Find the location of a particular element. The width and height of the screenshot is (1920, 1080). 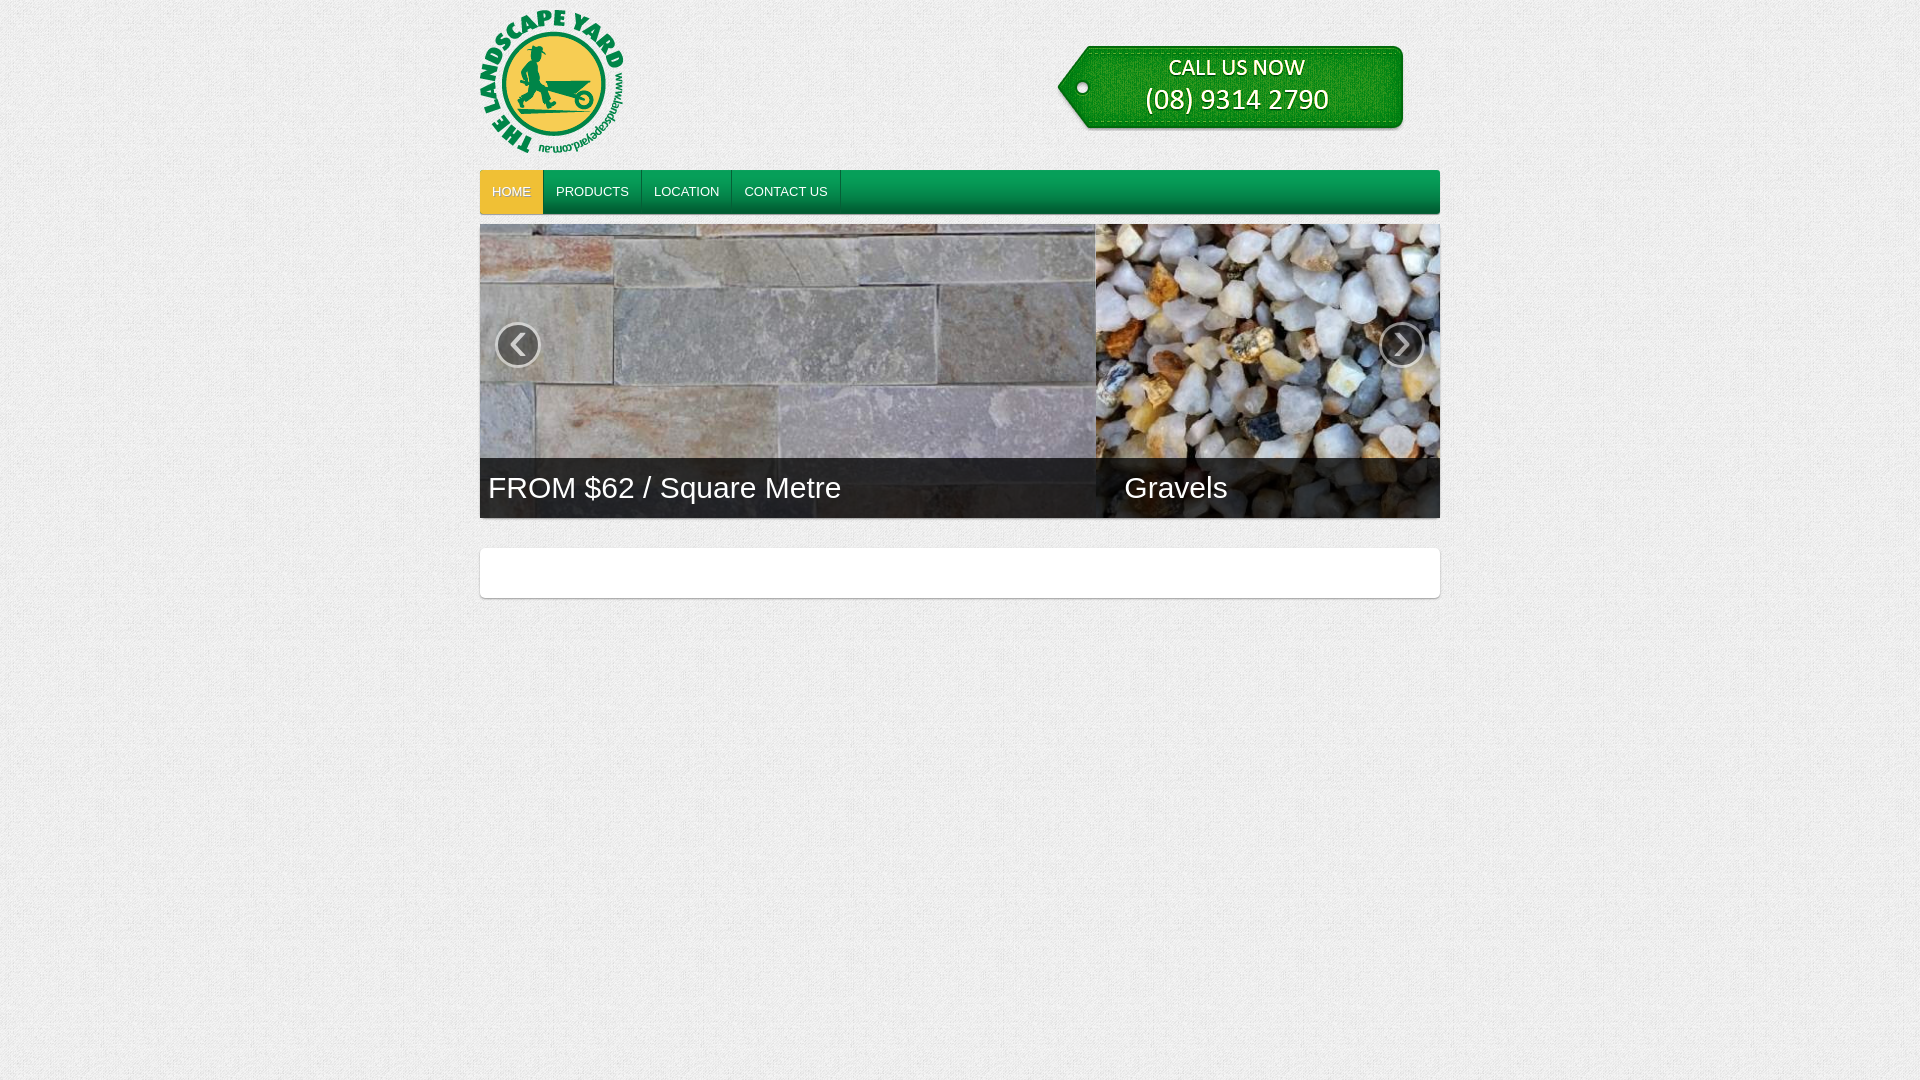

'CONTACT US' is located at coordinates (785, 192).